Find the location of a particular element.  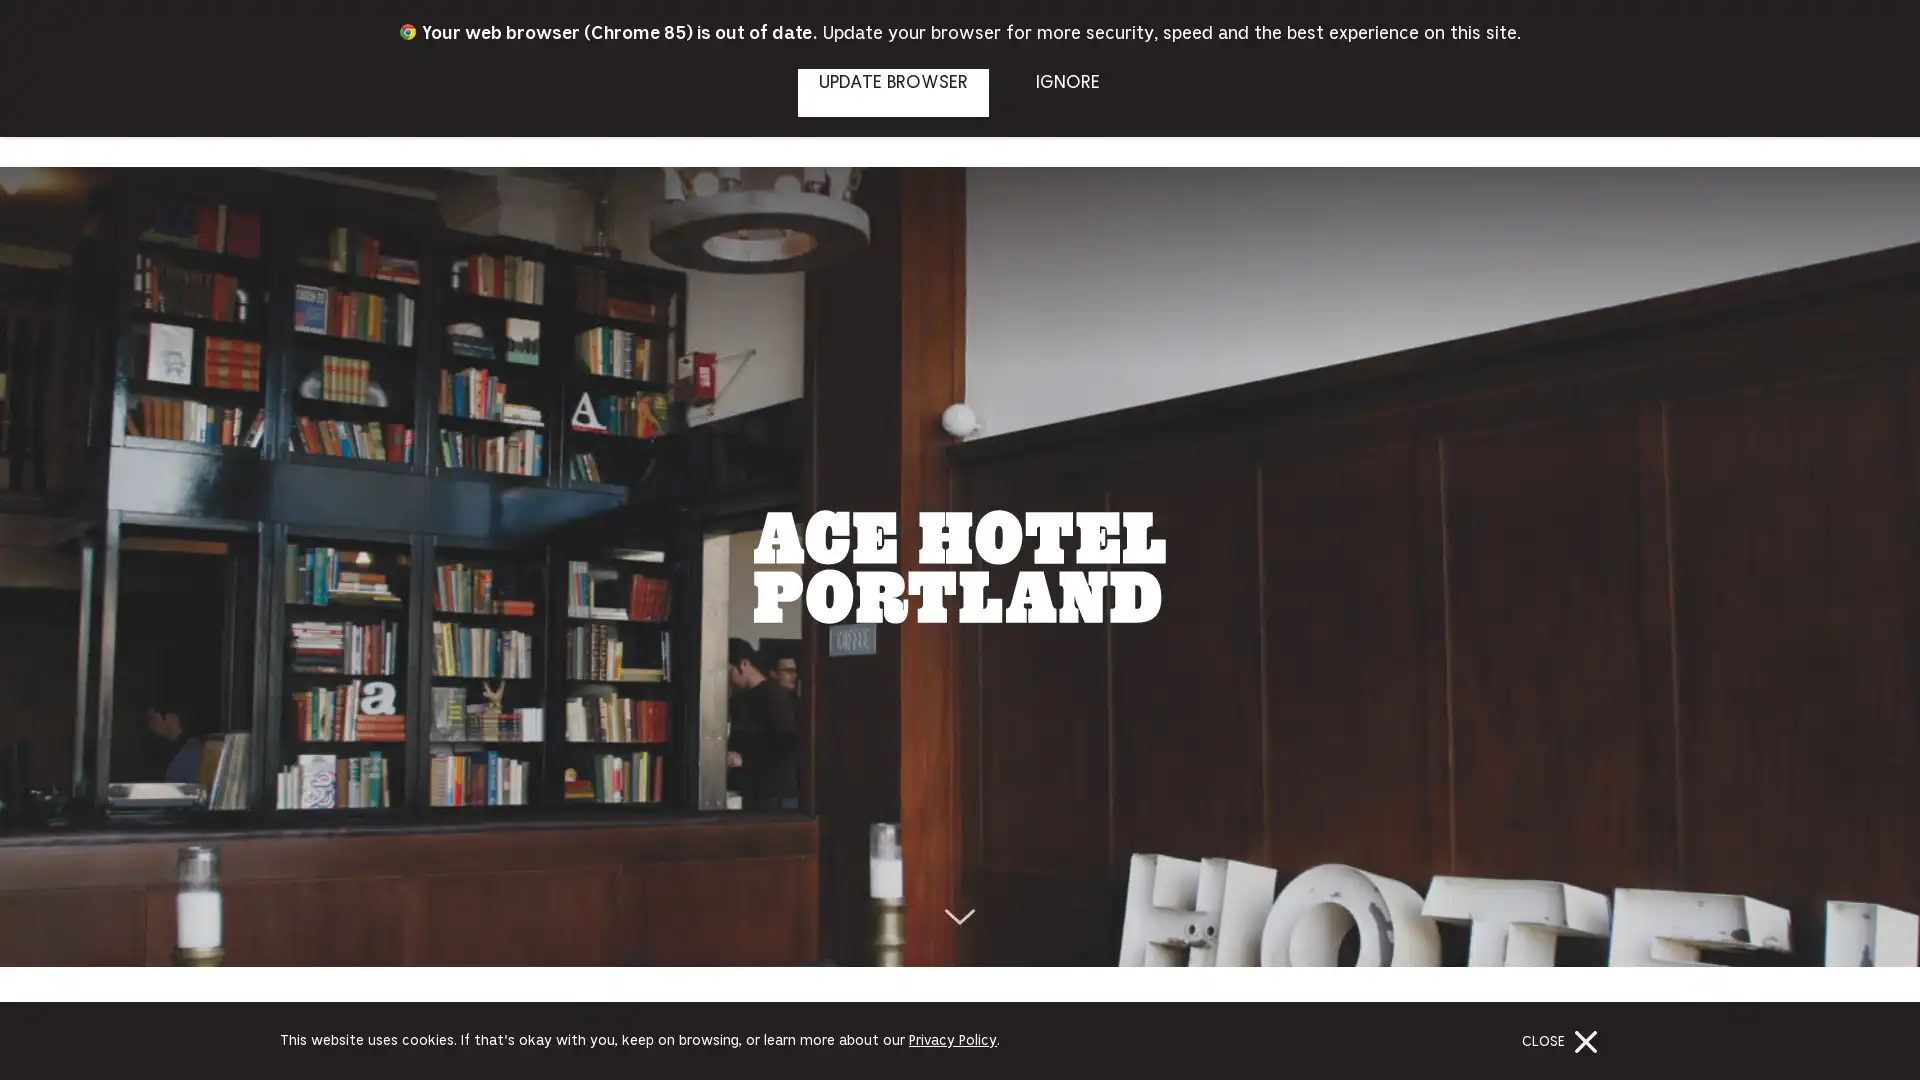

BOOK NOW - THIS OPENS THE BOOKING FORM OVERLAY. is located at coordinates (1828, 34).